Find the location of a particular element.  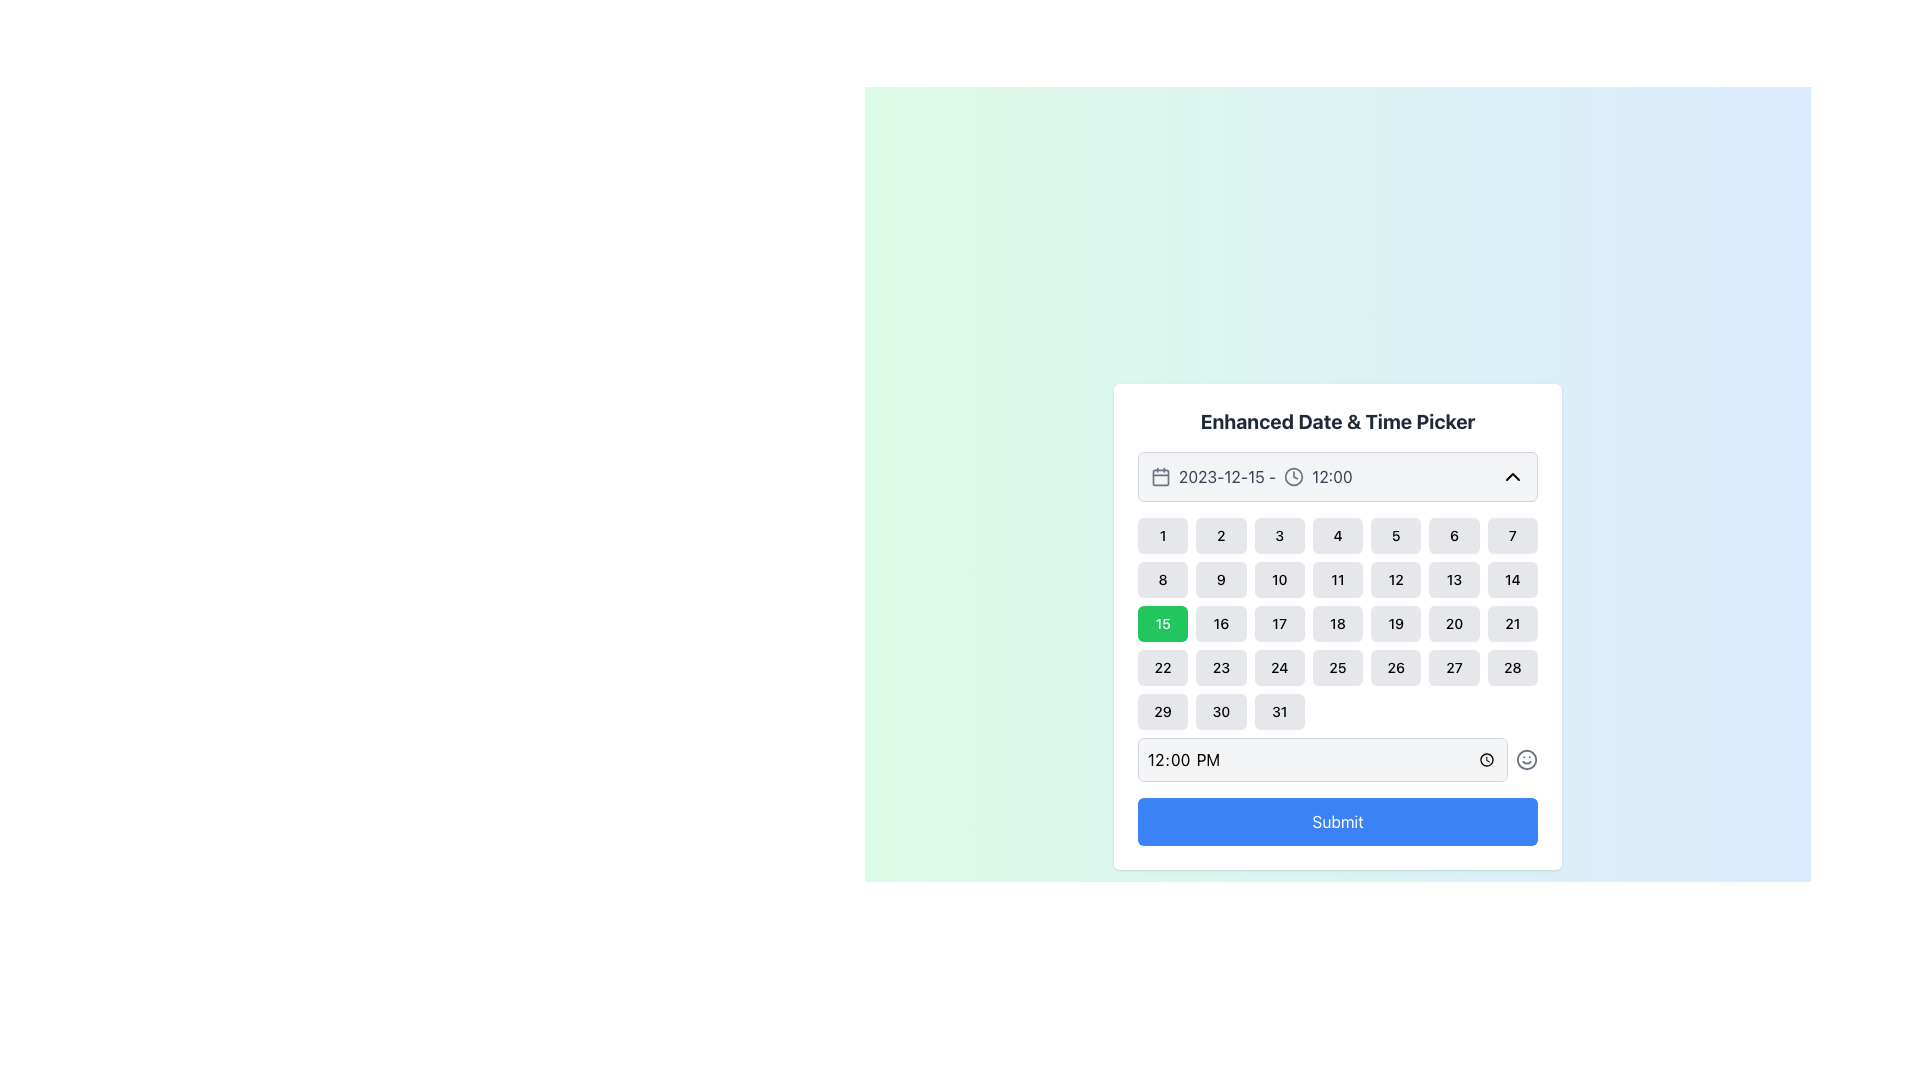

the time text within the Enhanced Date & Time Picker element is located at coordinates (1338, 477).